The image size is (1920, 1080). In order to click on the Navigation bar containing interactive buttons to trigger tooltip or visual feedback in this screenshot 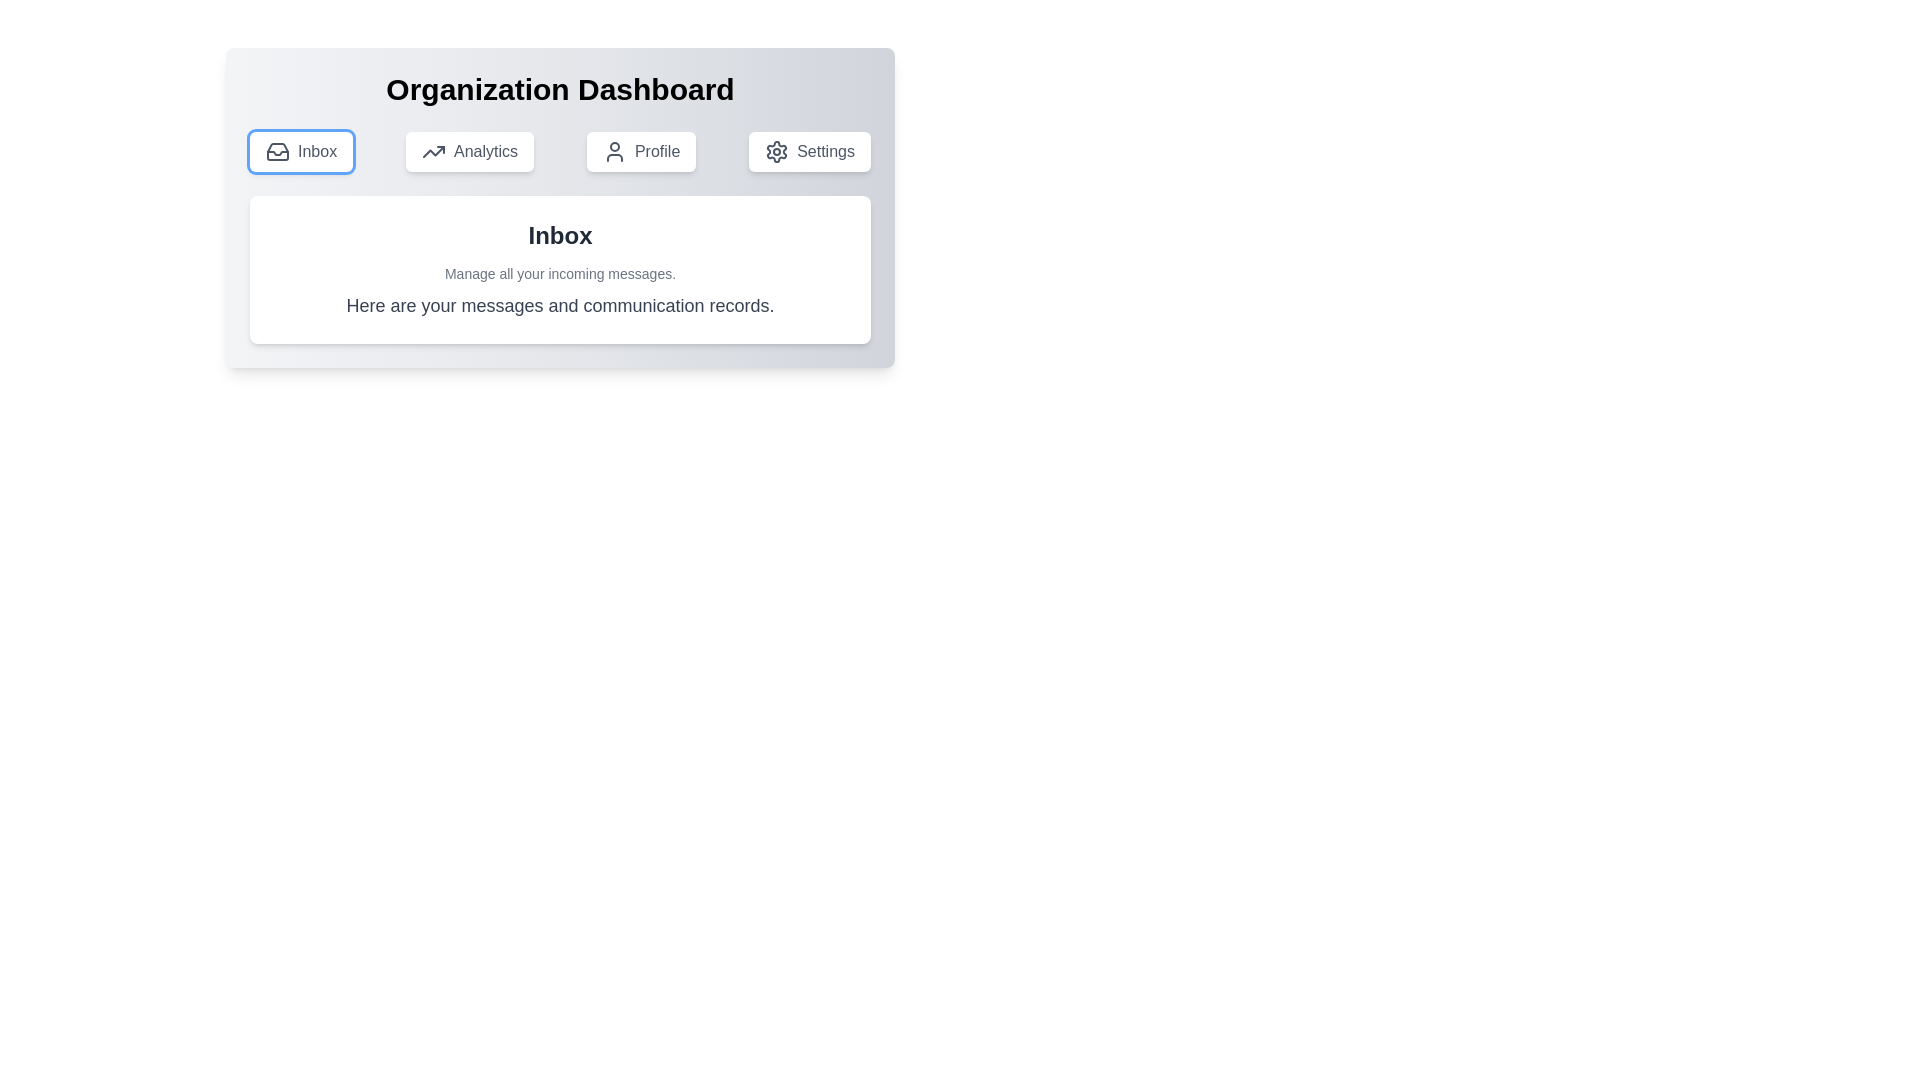, I will do `click(560, 150)`.